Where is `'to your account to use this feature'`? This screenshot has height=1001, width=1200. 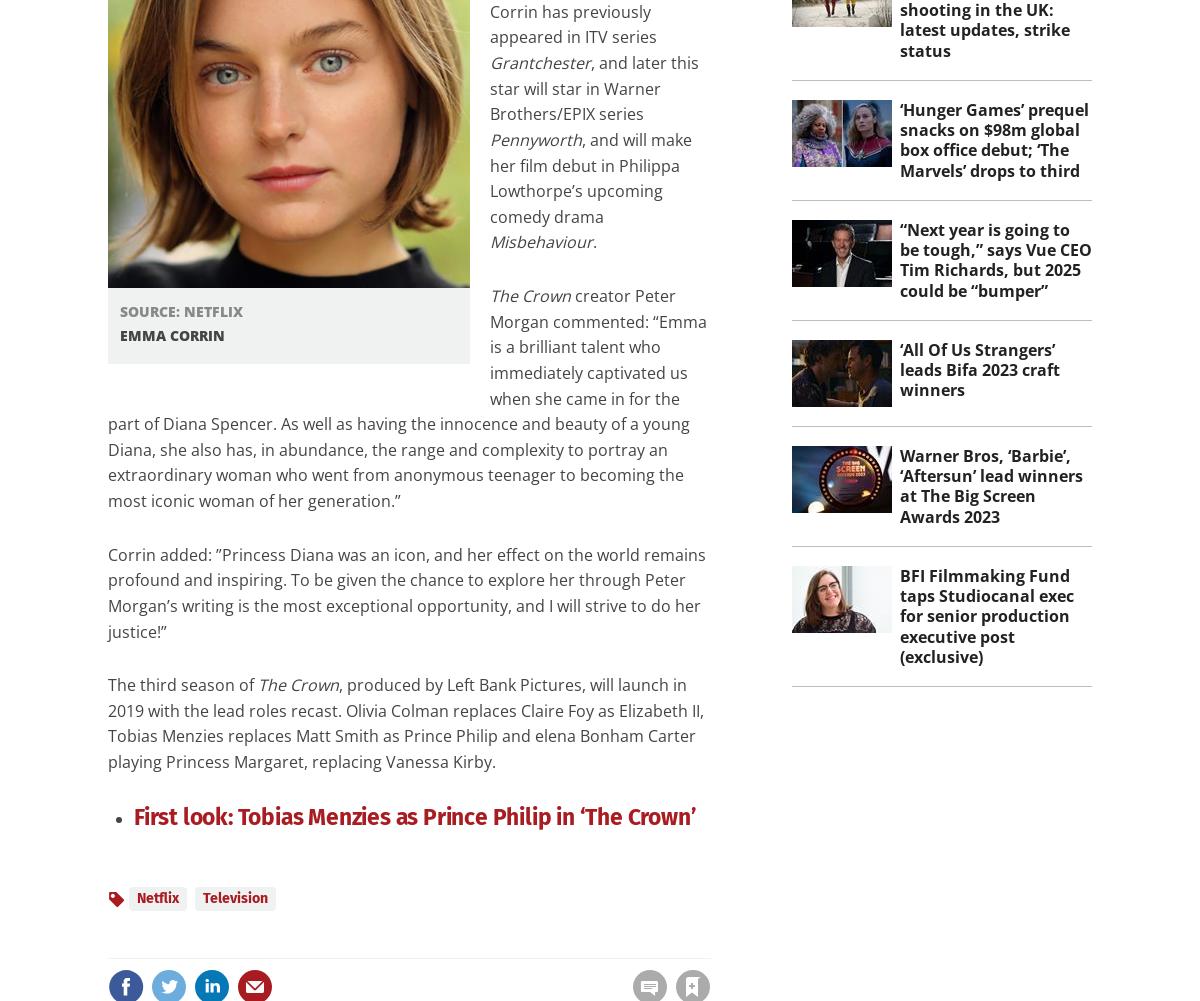 'to your account to use this feature' is located at coordinates (455, 943).